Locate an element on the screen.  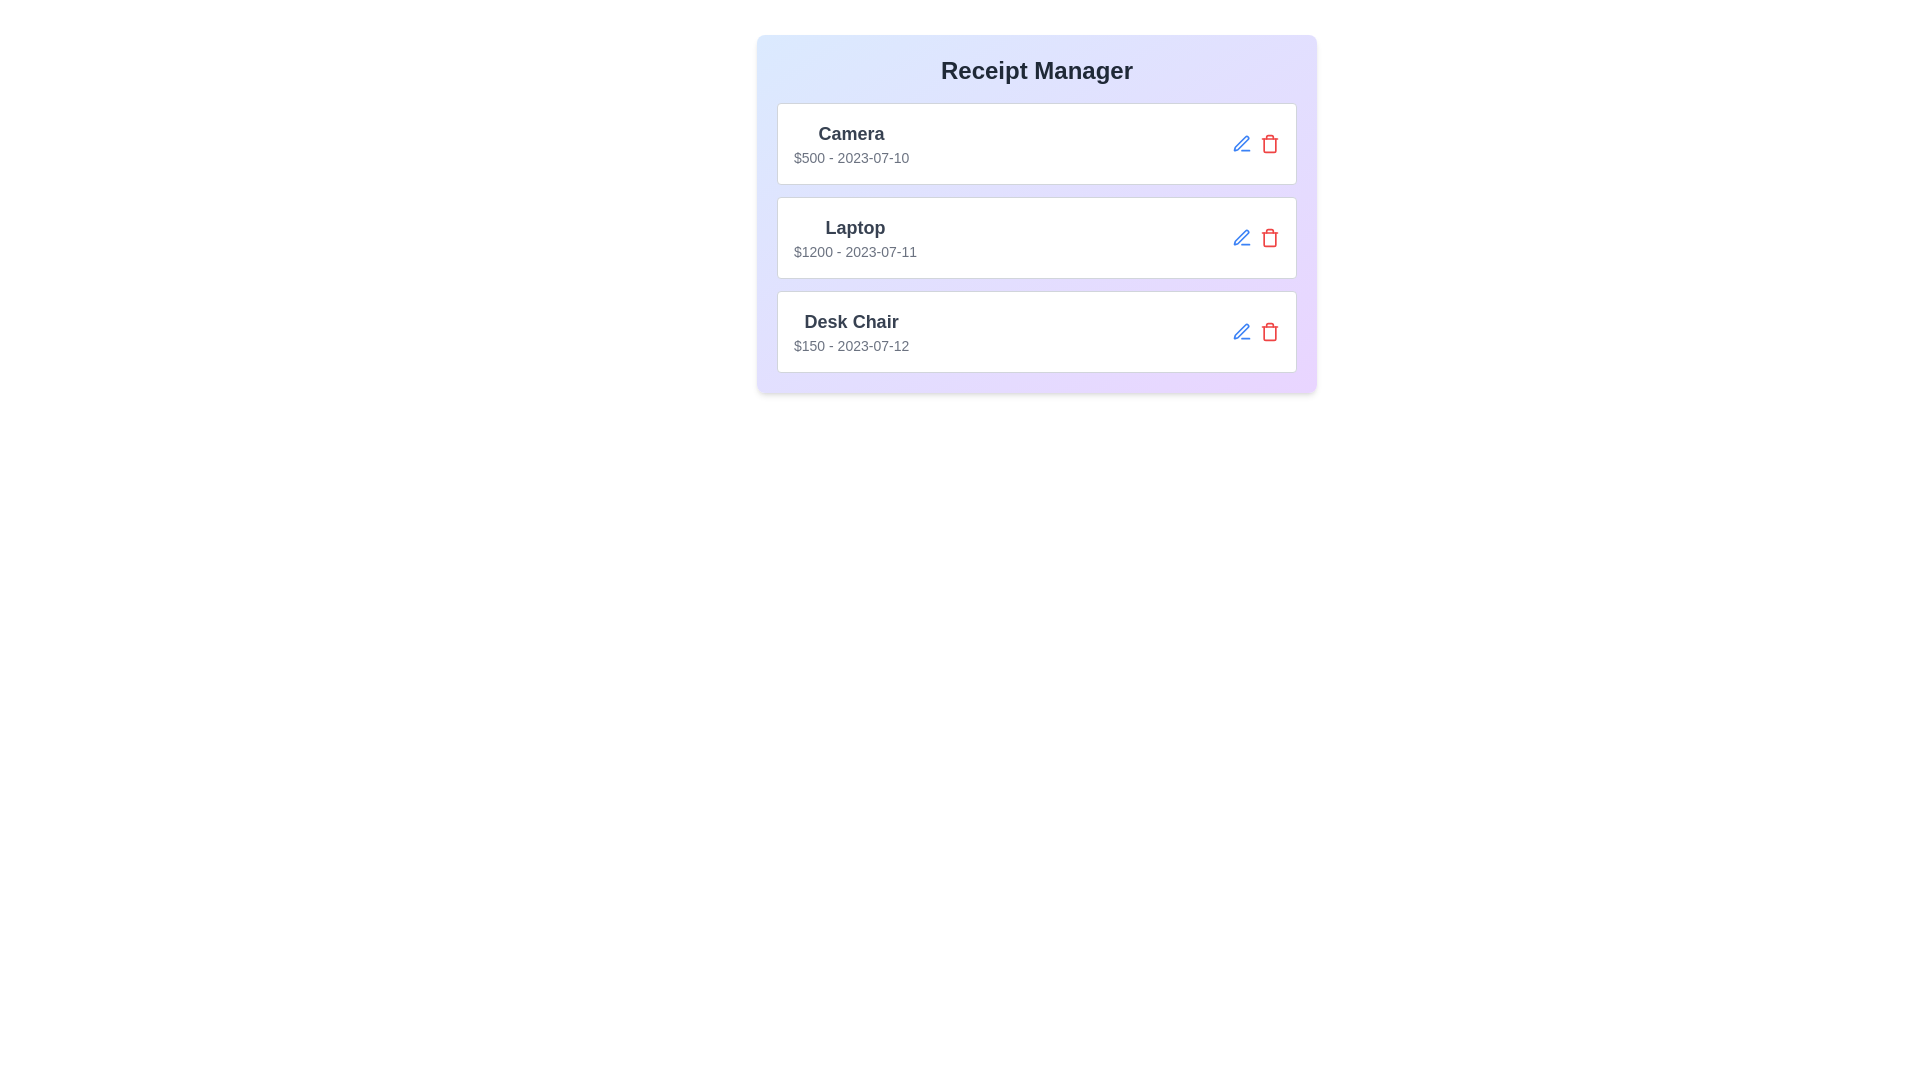
the edit button for the receipt entry corresponding to Camera is located at coordinates (1241, 142).